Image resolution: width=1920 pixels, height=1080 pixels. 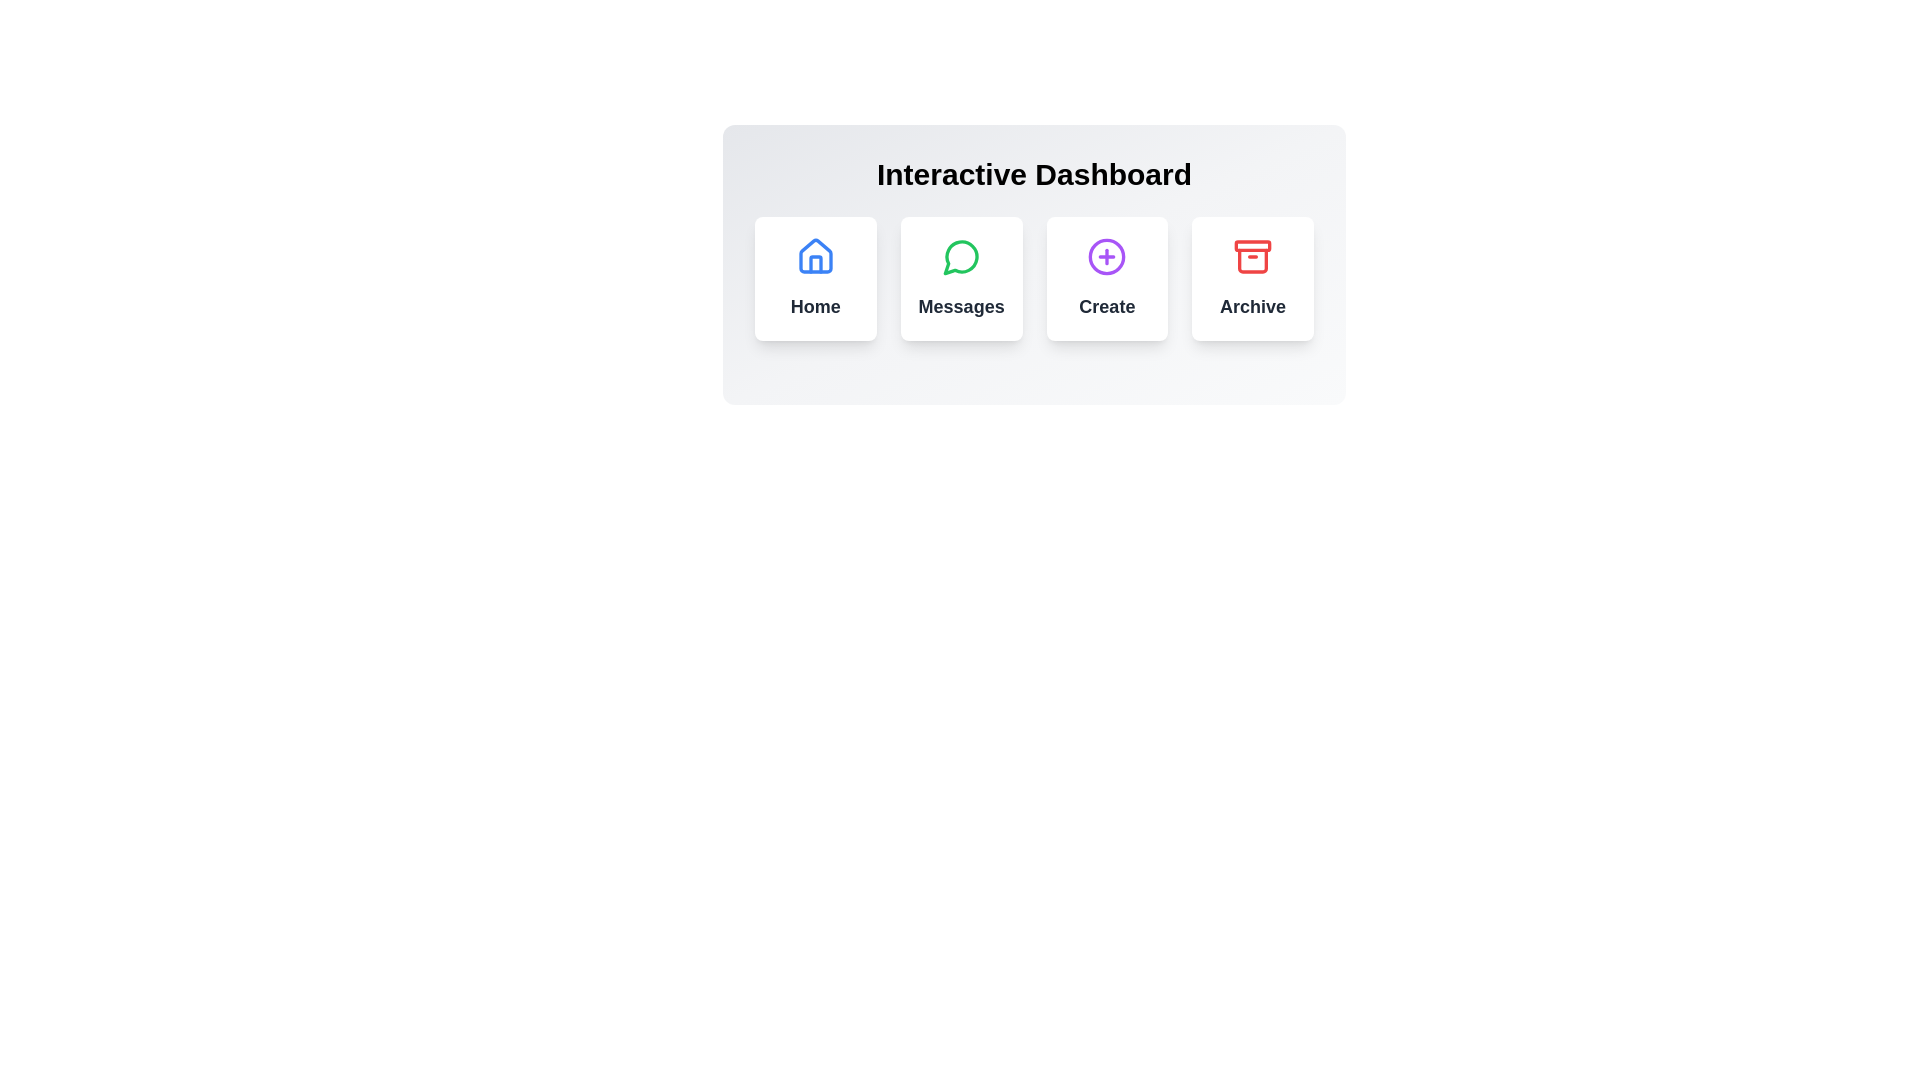 What do you see at coordinates (1106, 278) in the screenshot?
I see `the 'Create' button, which is the third button in a grid layout, to trigger hover effects` at bounding box center [1106, 278].